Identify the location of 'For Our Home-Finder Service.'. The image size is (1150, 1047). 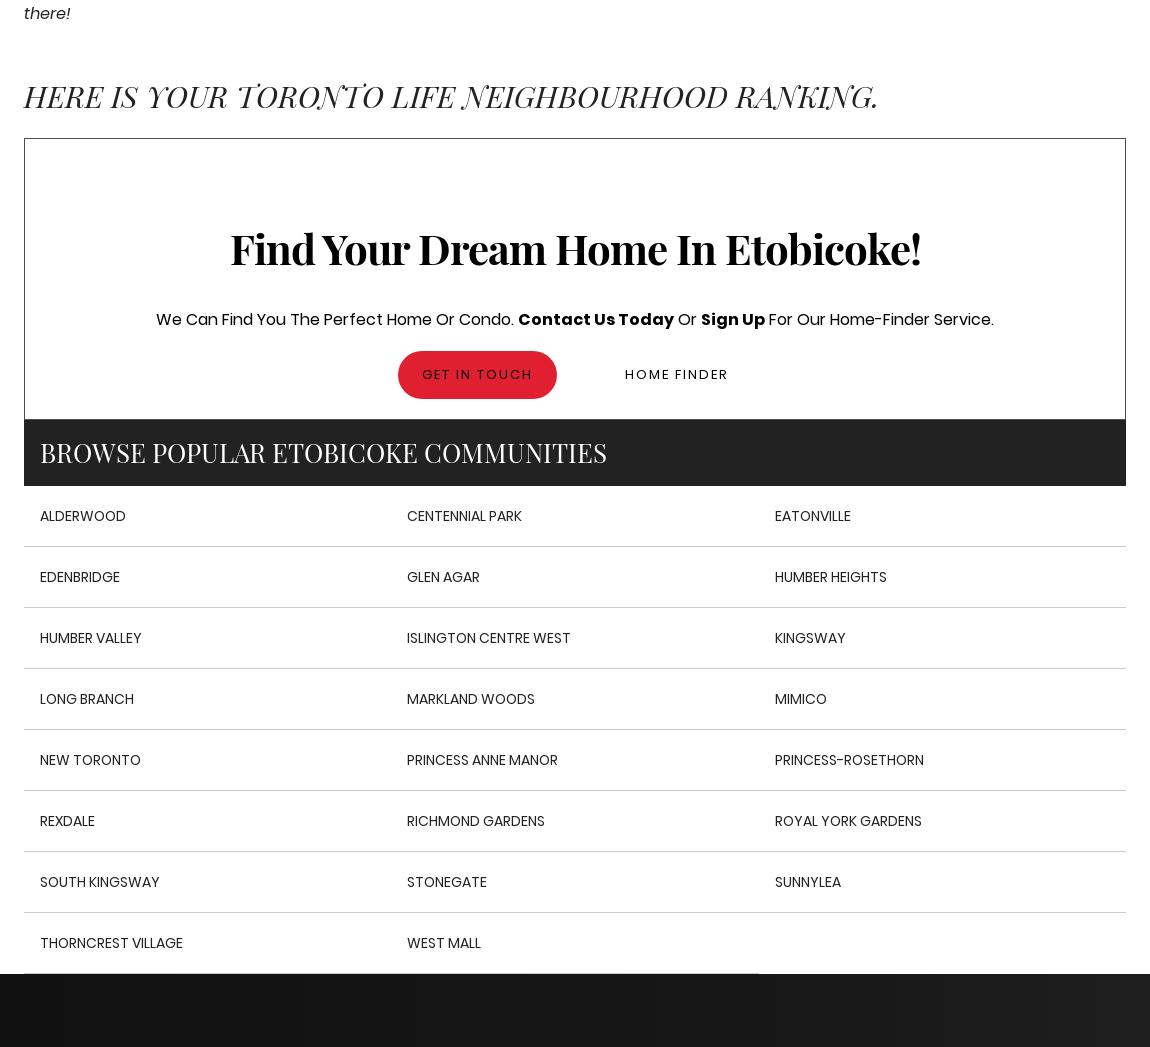
(763, 318).